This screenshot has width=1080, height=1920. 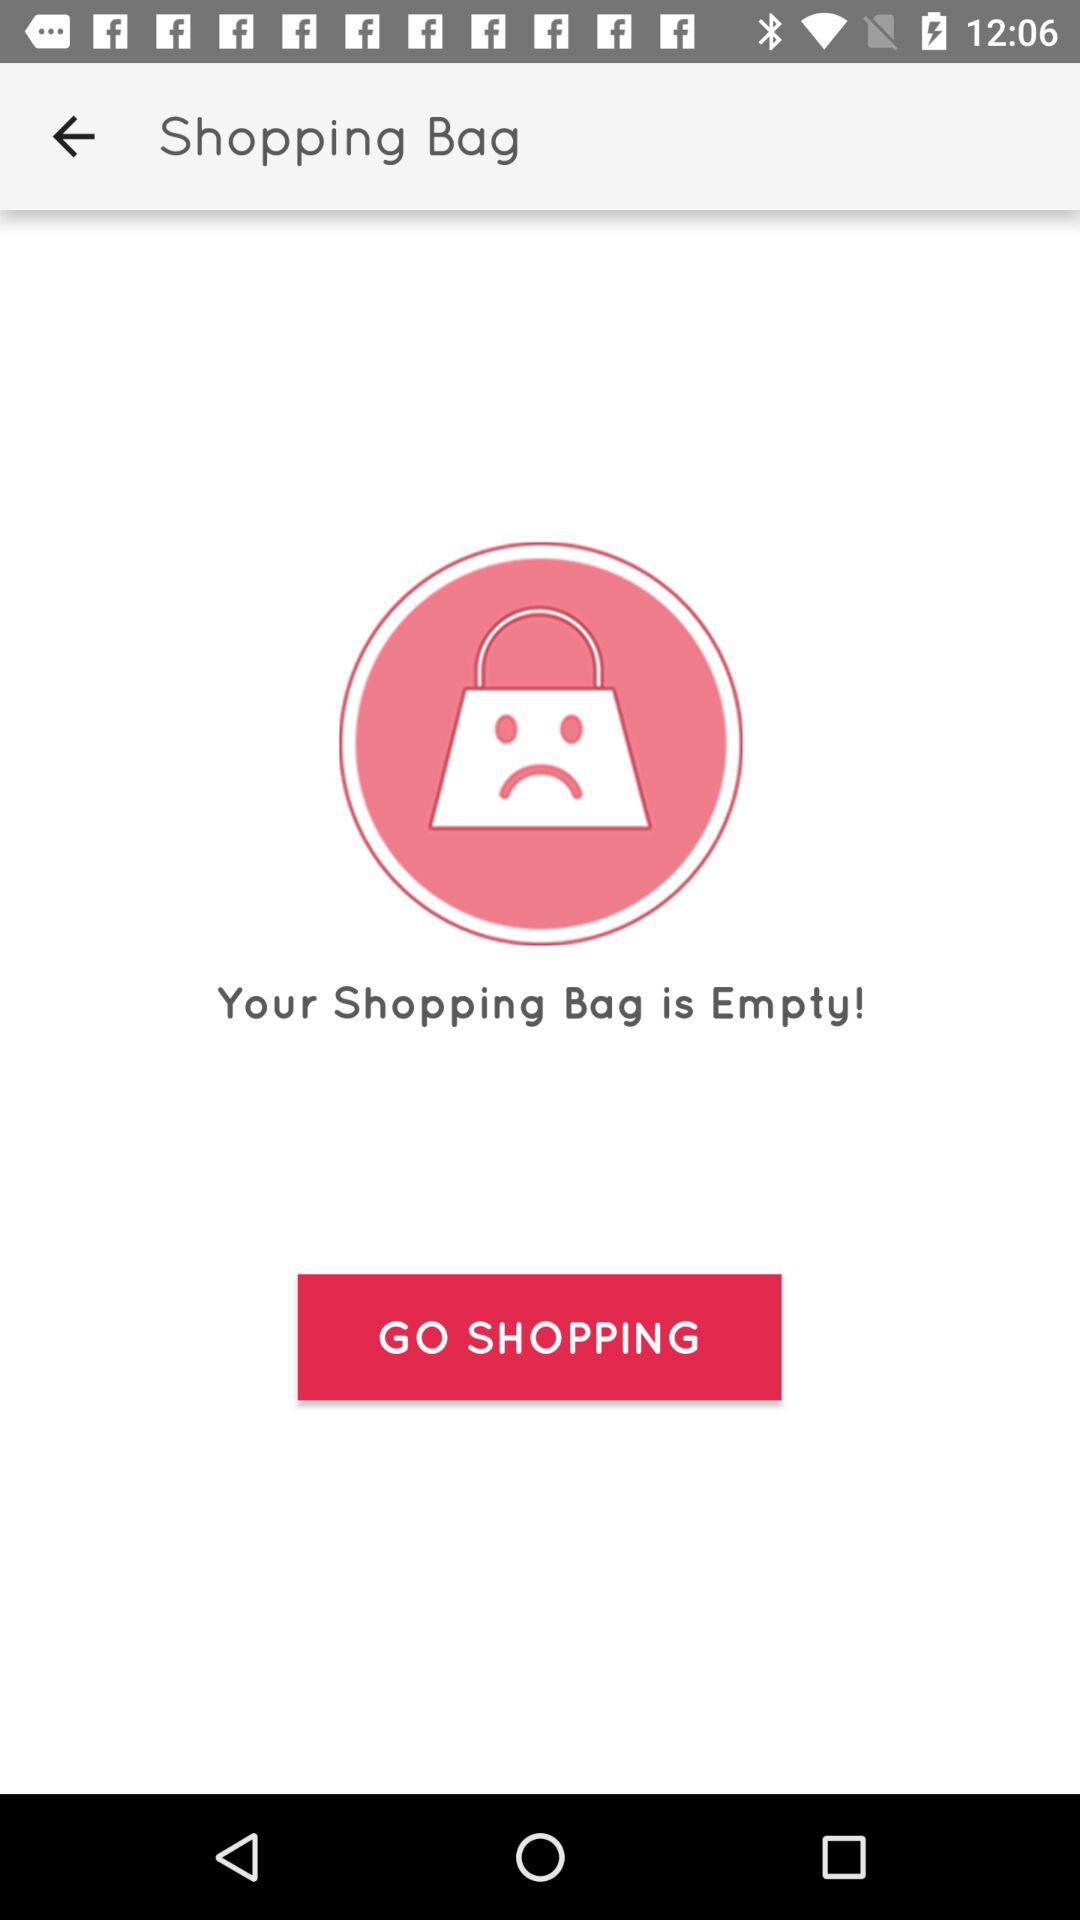 What do you see at coordinates (72, 135) in the screenshot?
I see `the item to the left of the shopping bag icon` at bounding box center [72, 135].